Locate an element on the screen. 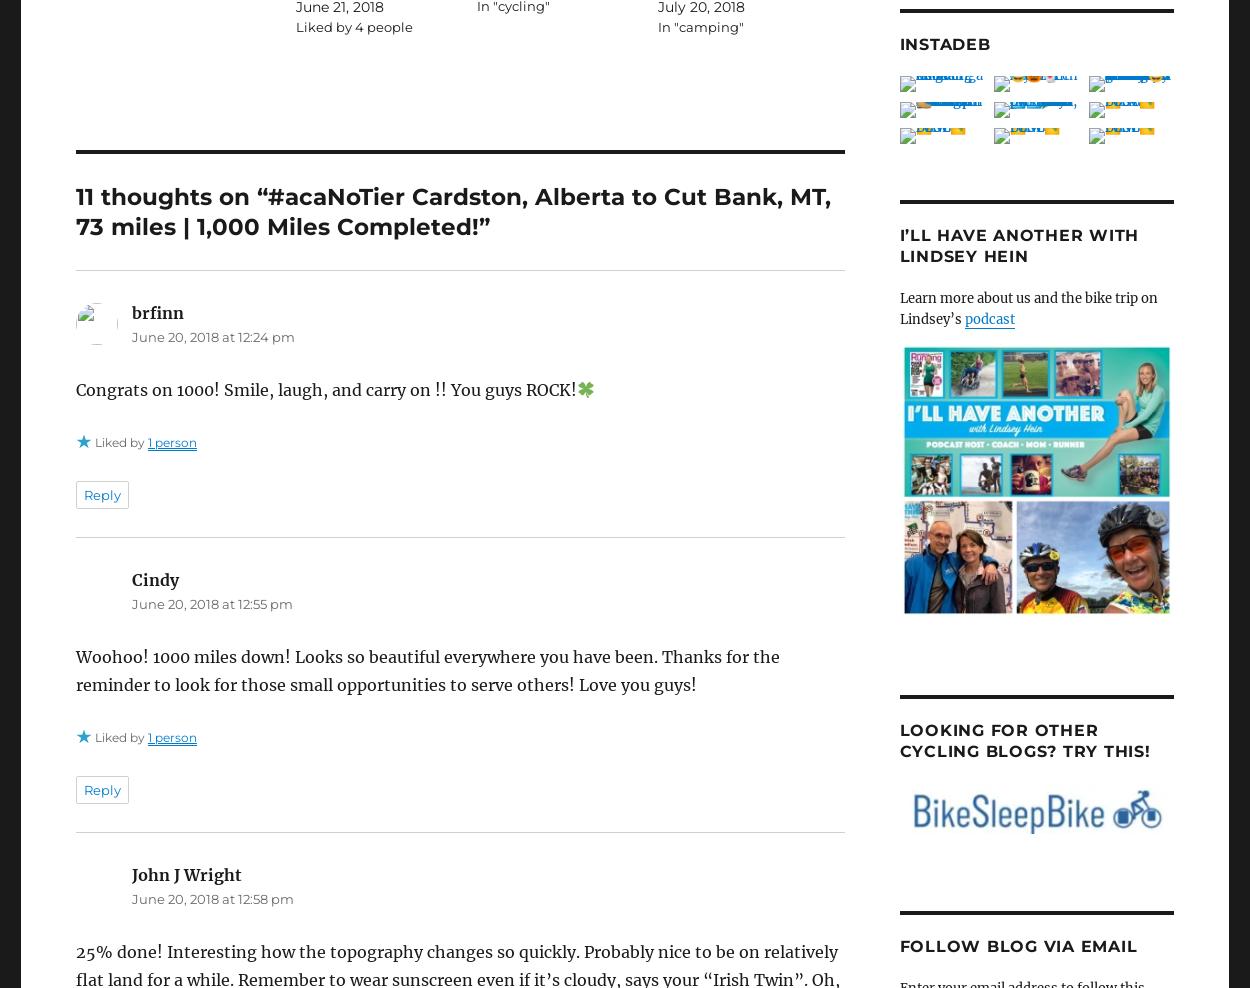 The width and height of the screenshot is (1250, 988). 'June 20, 2018 at 12:24 pm' is located at coordinates (211, 336).